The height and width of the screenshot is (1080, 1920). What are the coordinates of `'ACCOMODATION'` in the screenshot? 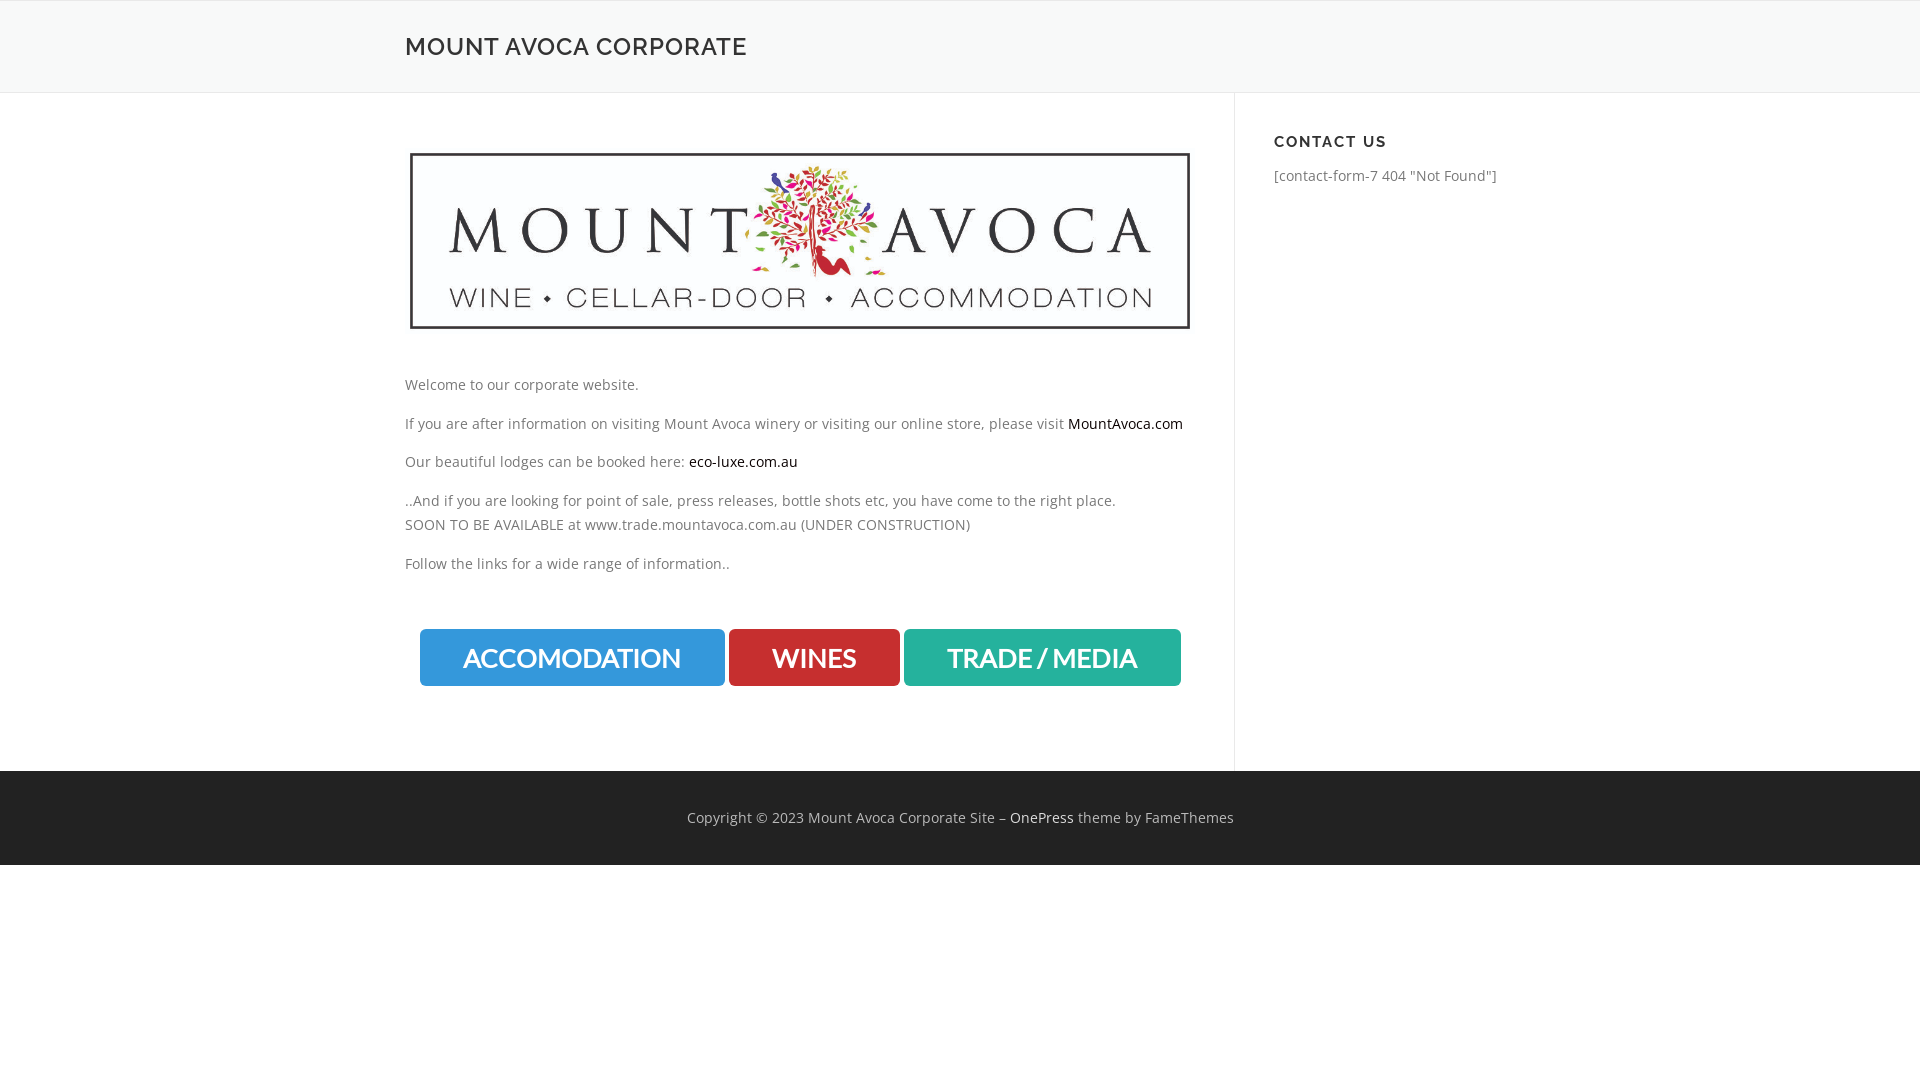 It's located at (571, 657).